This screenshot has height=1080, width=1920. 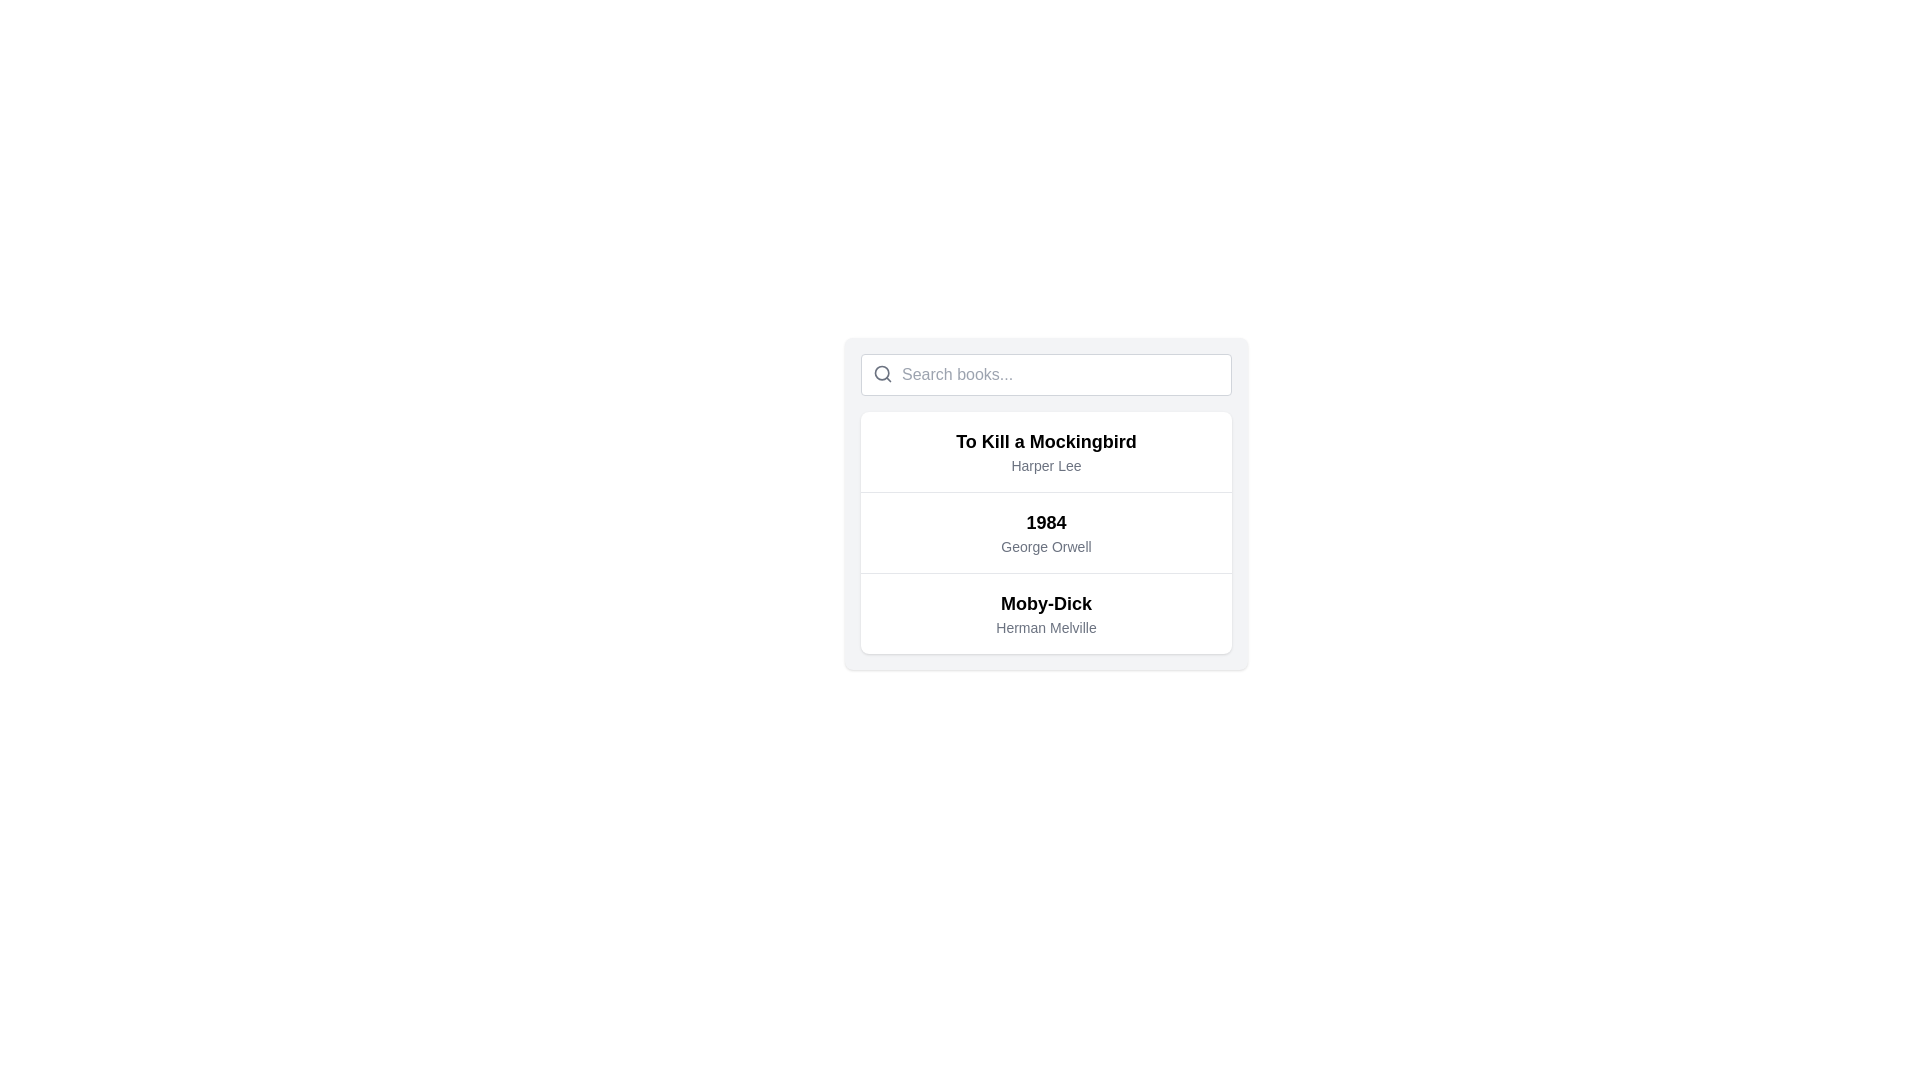 What do you see at coordinates (1045, 522) in the screenshot?
I see `the text display component showing the title '1984' in the interactive list of books` at bounding box center [1045, 522].